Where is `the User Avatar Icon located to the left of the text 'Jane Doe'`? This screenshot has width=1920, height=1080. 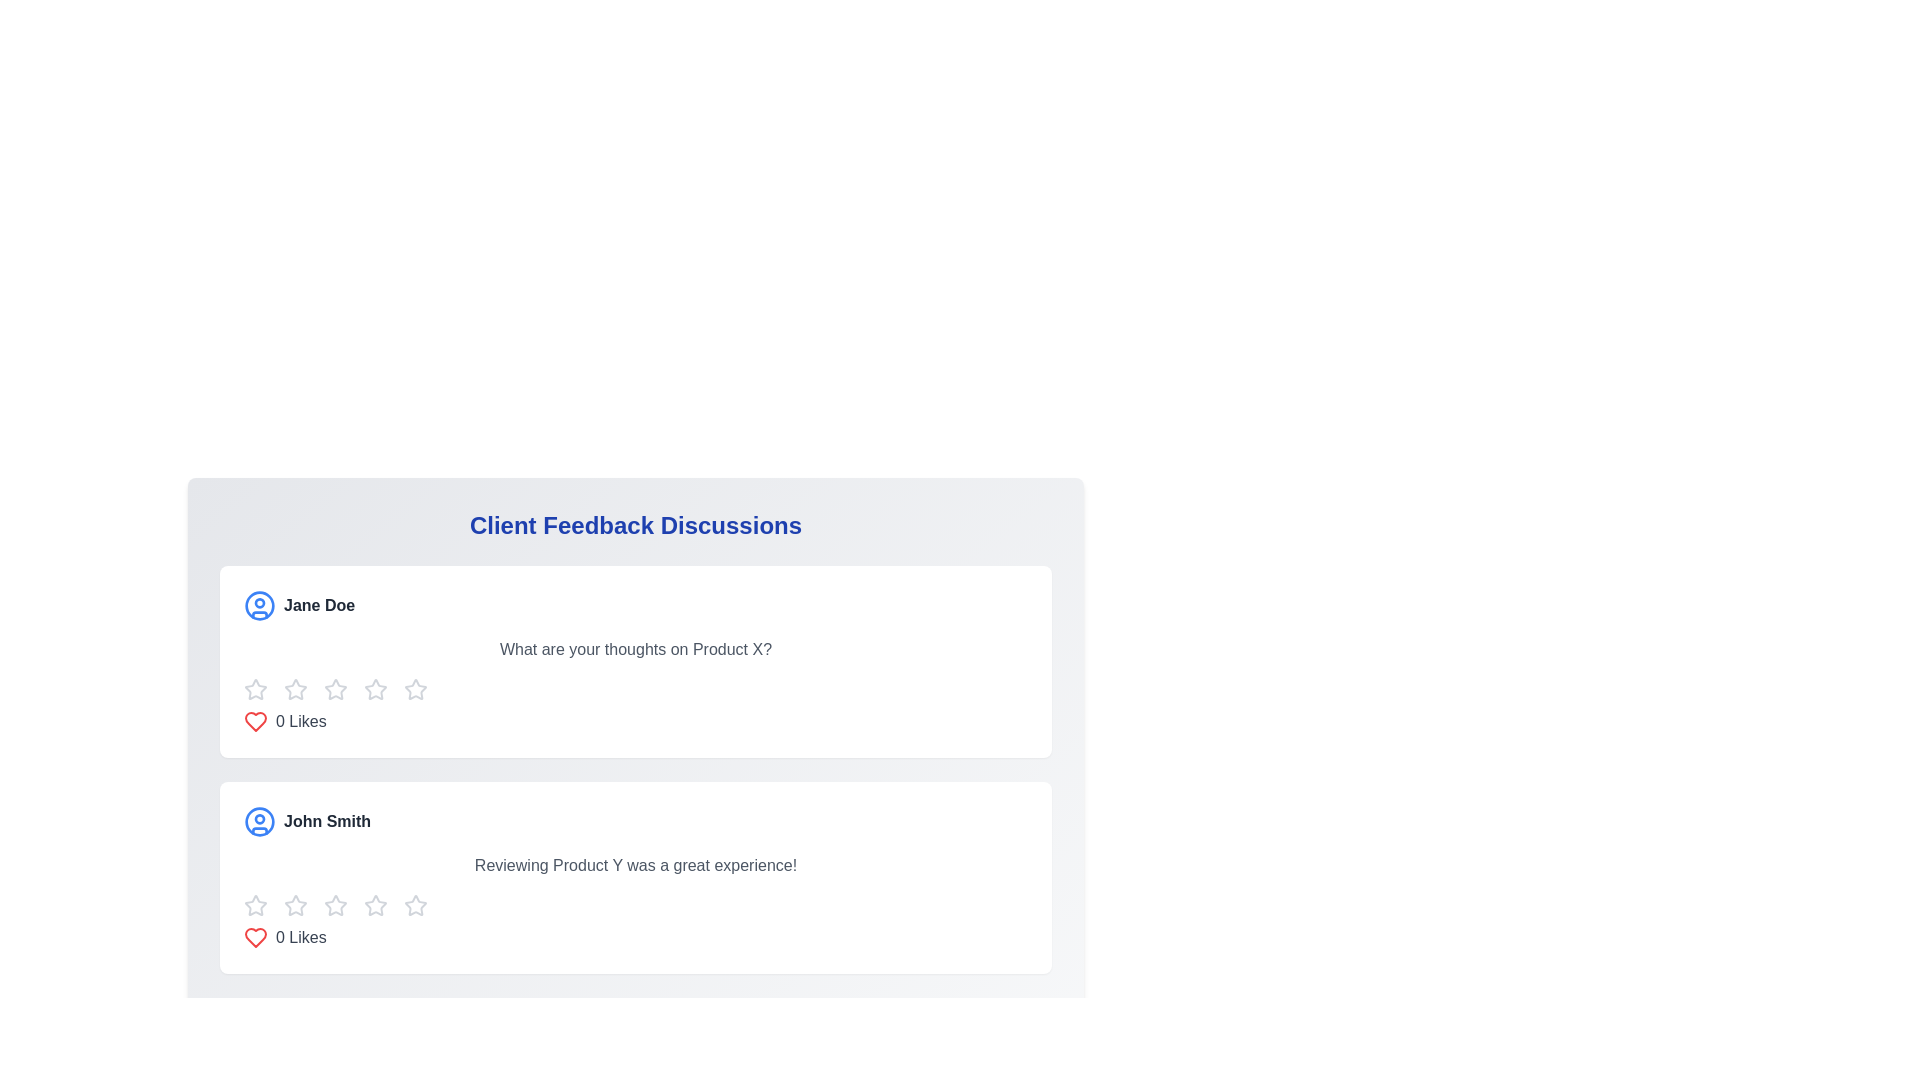 the User Avatar Icon located to the left of the text 'Jane Doe' is located at coordinates (258, 604).